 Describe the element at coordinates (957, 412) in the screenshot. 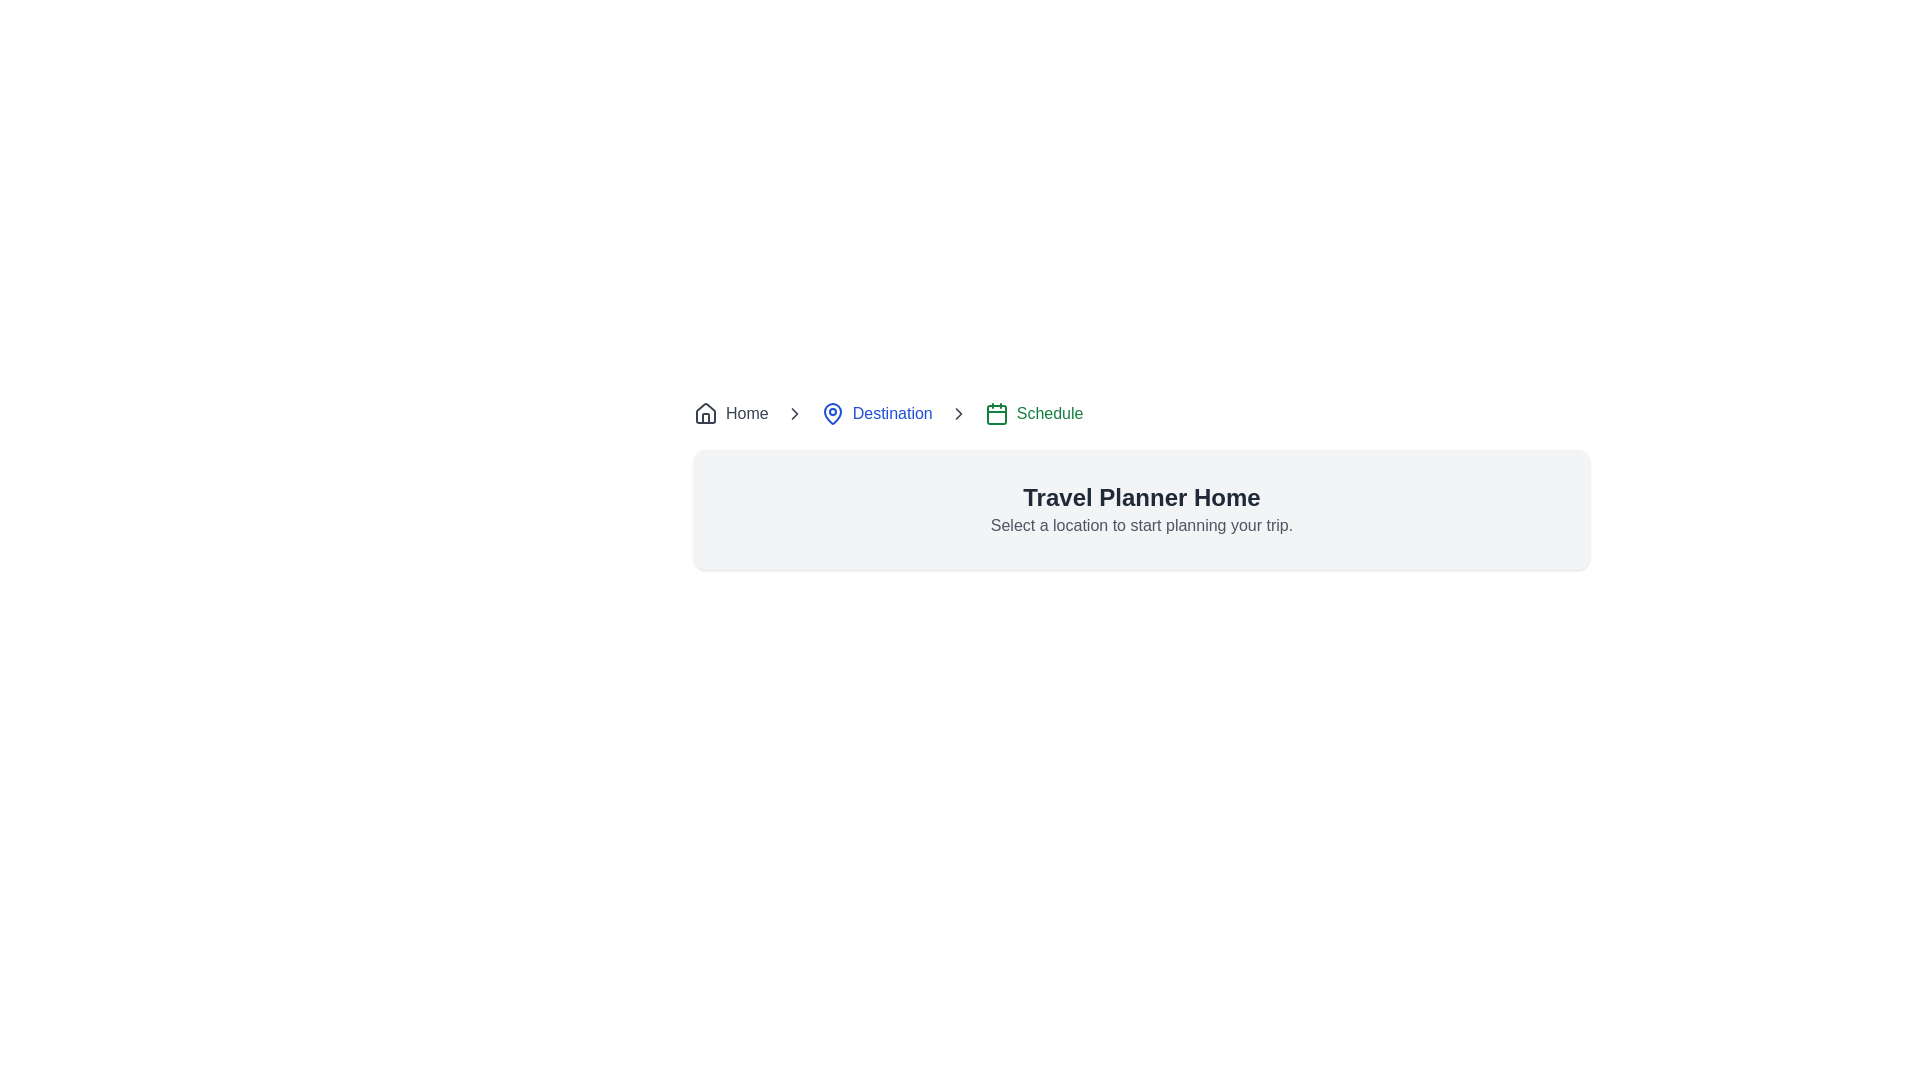

I see `the right-facing arrow icon that separates breadcrumb navigation components, located to the right of the 'Home' text and icon` at that location.